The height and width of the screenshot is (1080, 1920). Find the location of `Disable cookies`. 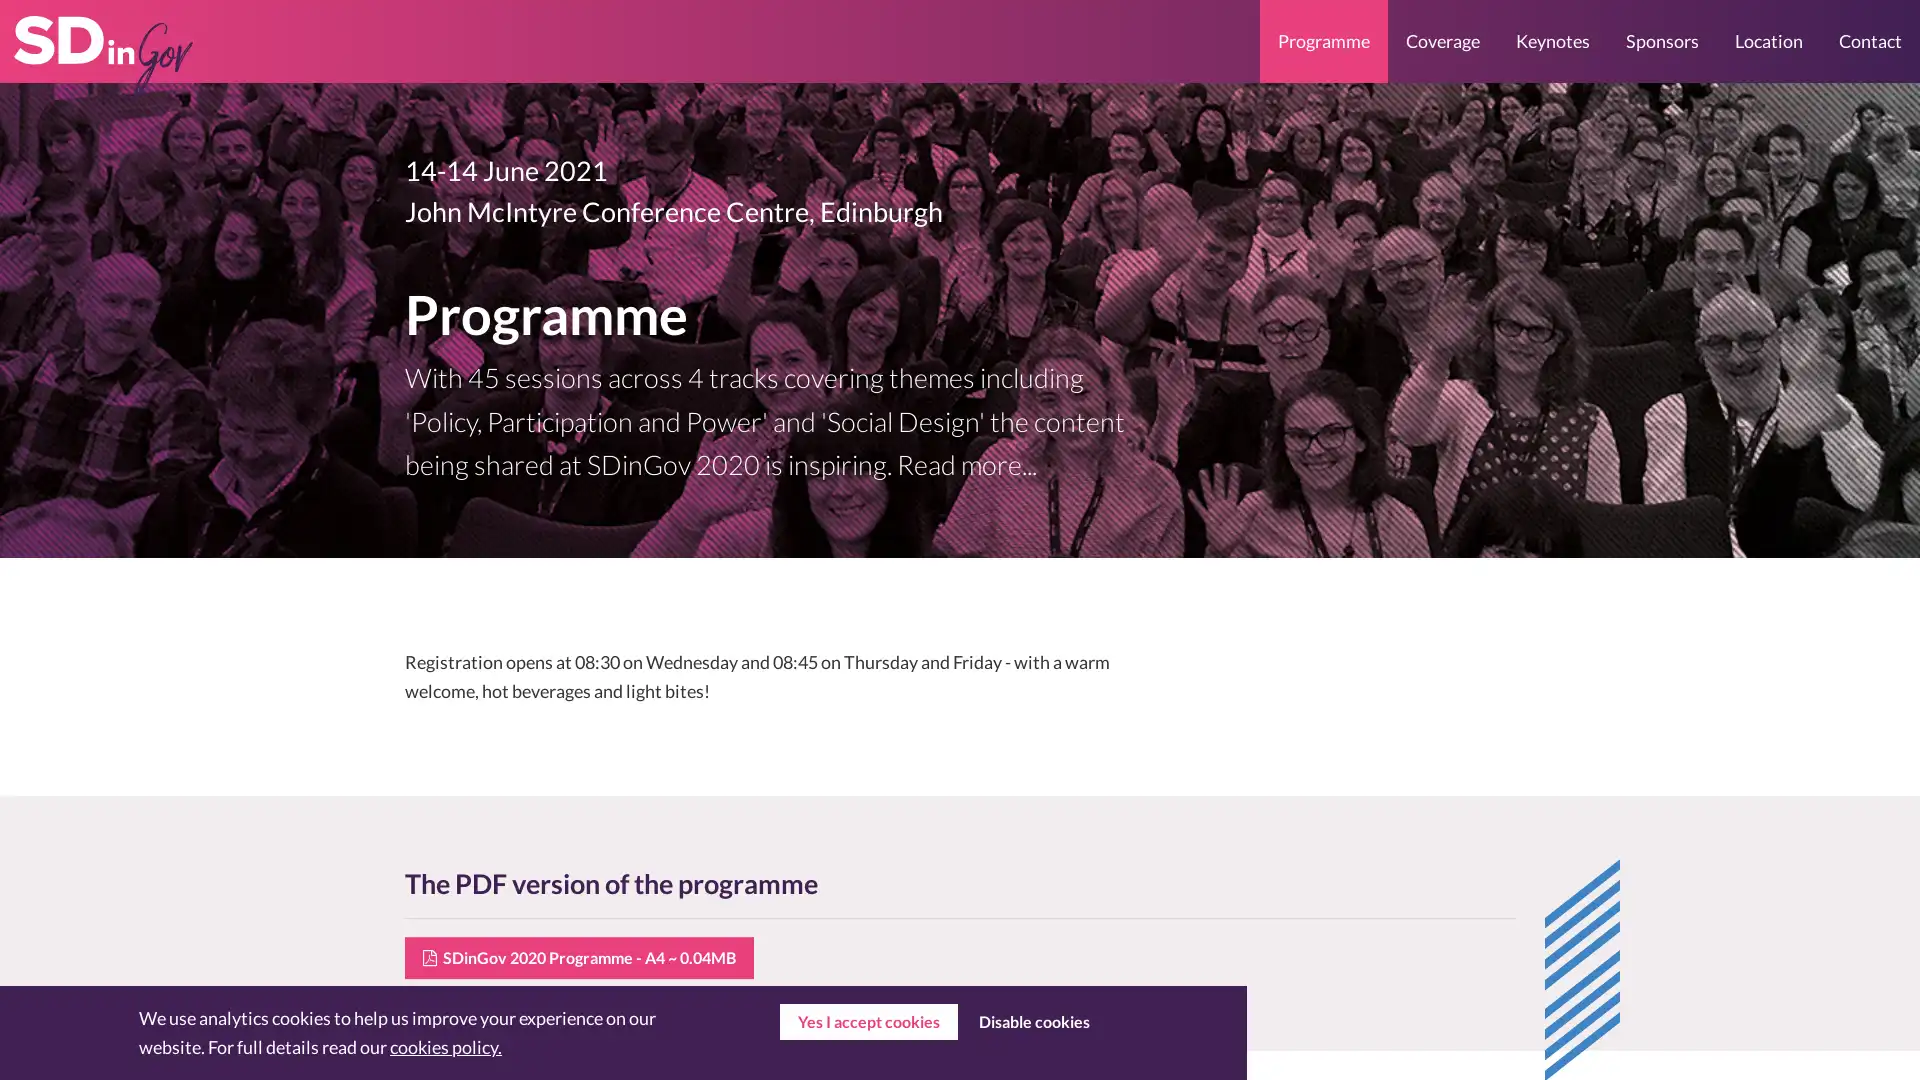

Disable cookies is located at coordinates (1033, 1022).